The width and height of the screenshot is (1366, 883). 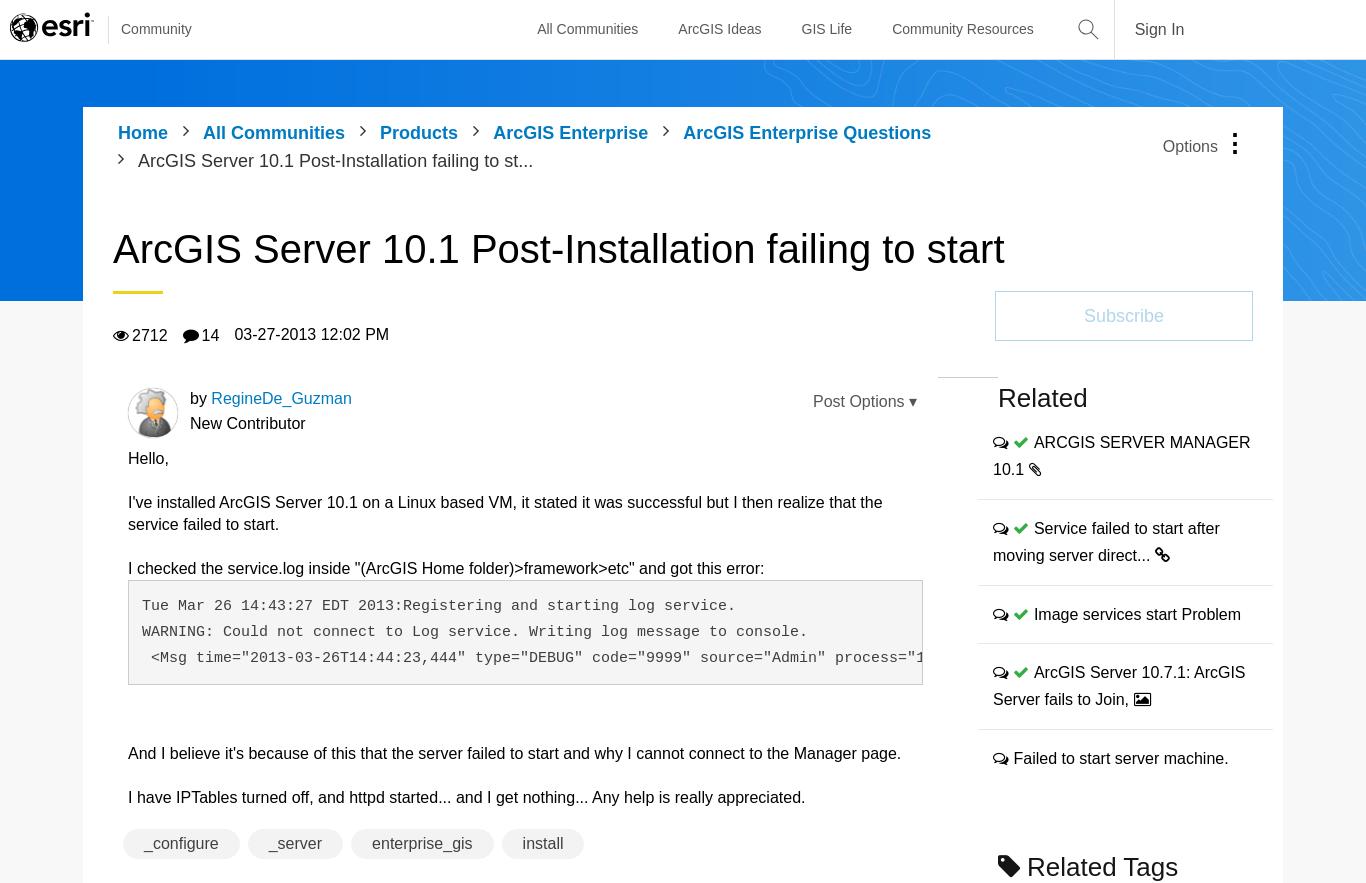 I want to click on '2712', so click(x=148, y=334).